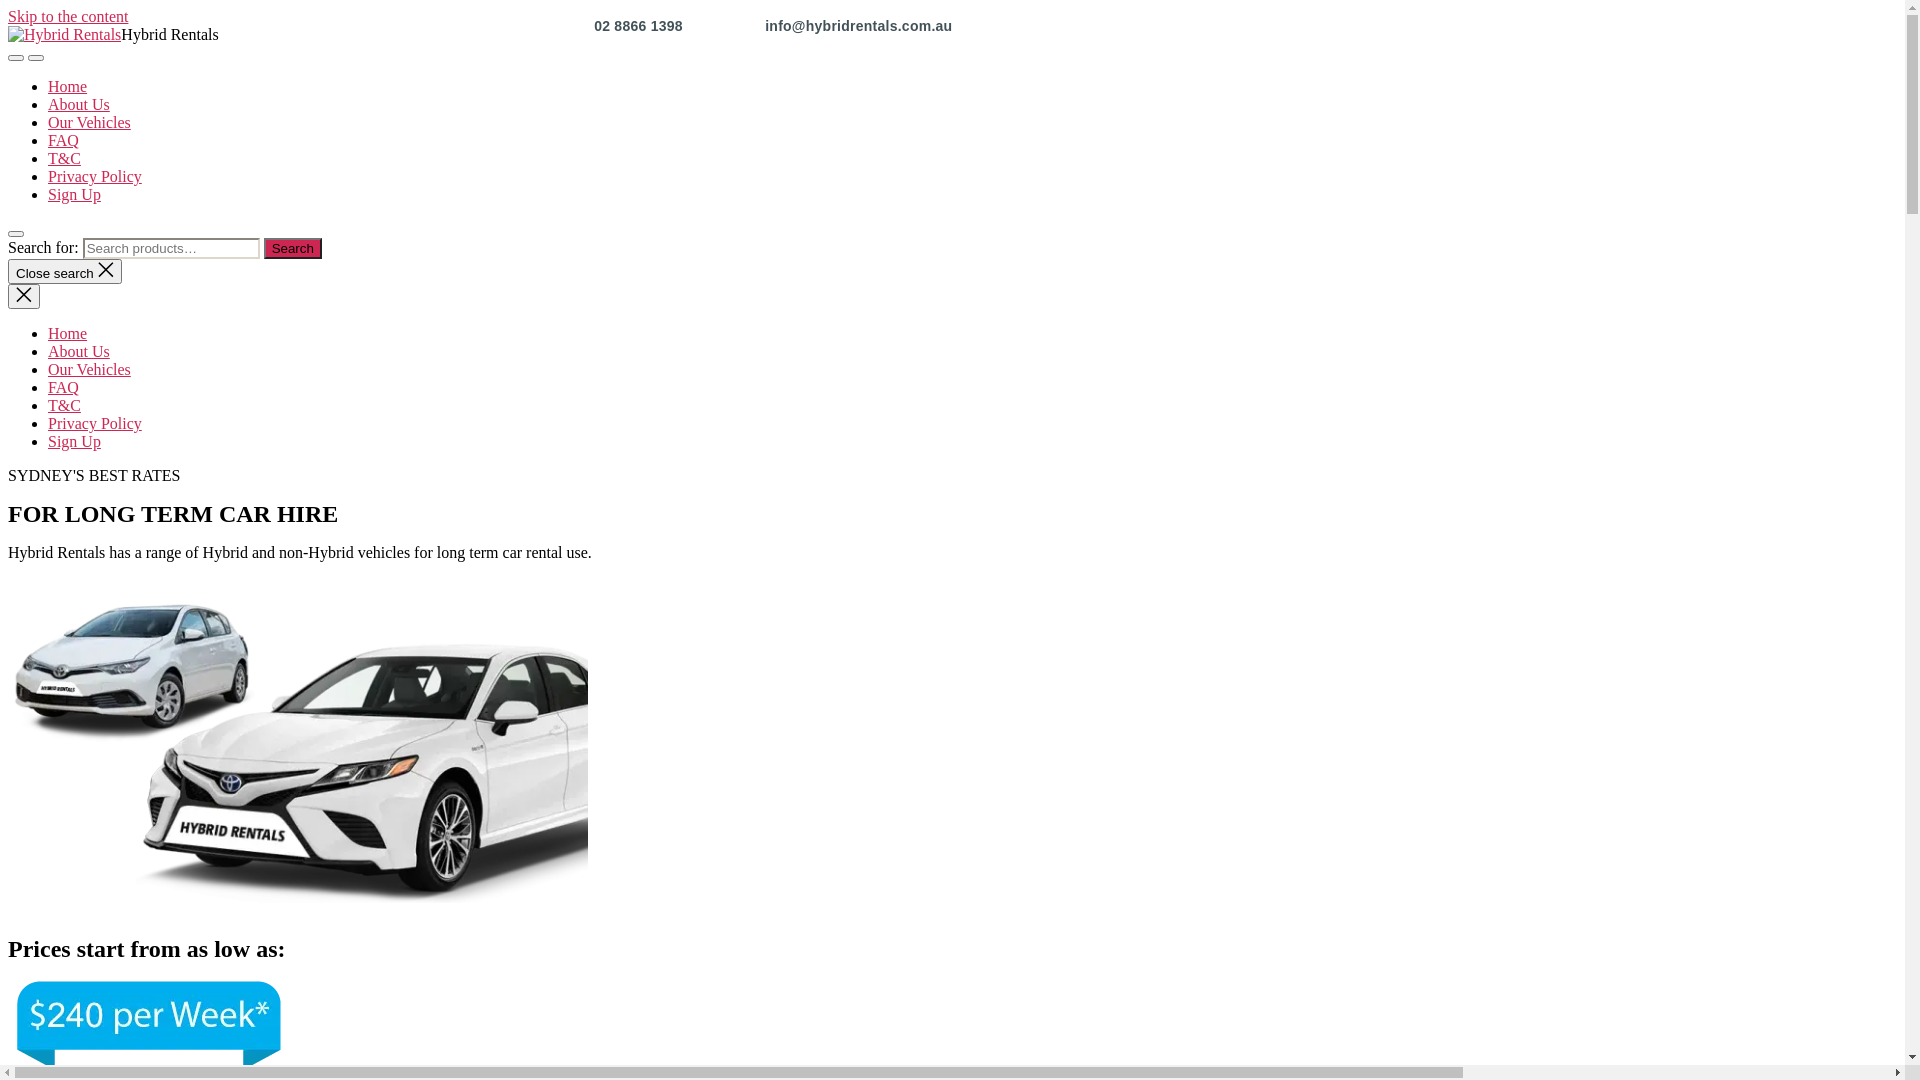 Image resolution: width=1920 pixels, height=1080 pixels. Describe the element at coordinates (48, 440) in the screenshot. I see `'Sign Up'` at that location.